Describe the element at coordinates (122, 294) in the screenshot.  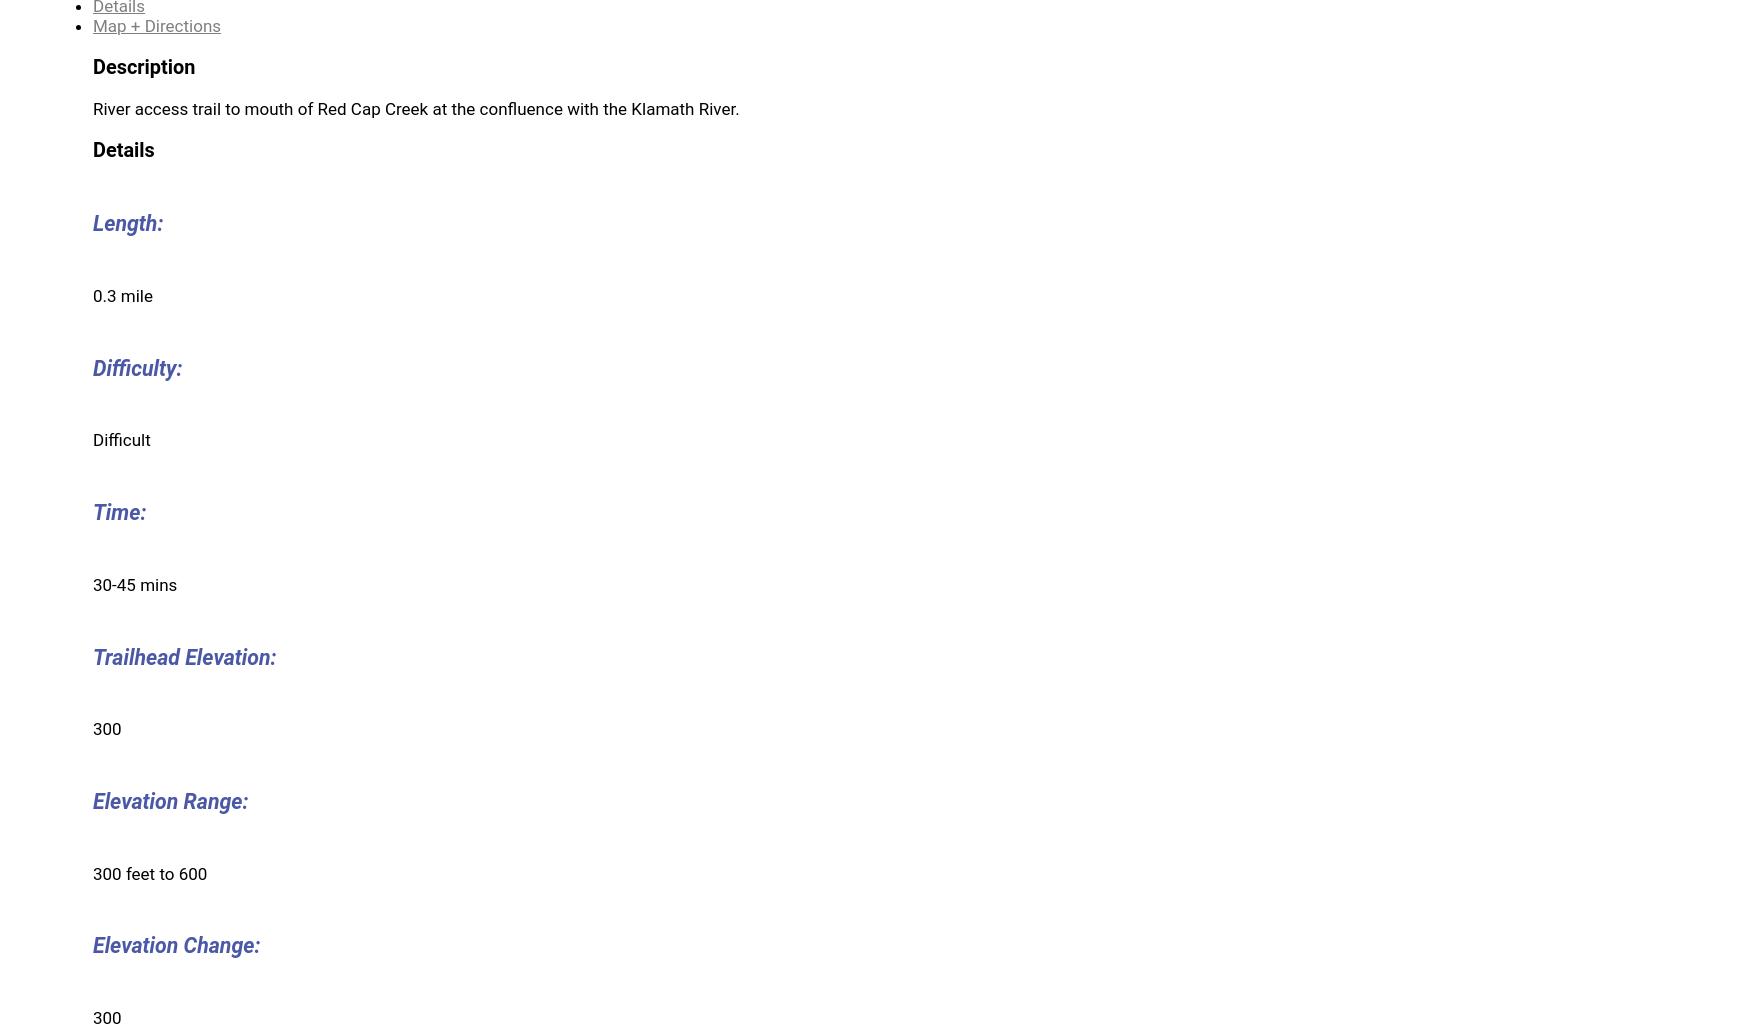
I see `'0.3 mile'` at that location.